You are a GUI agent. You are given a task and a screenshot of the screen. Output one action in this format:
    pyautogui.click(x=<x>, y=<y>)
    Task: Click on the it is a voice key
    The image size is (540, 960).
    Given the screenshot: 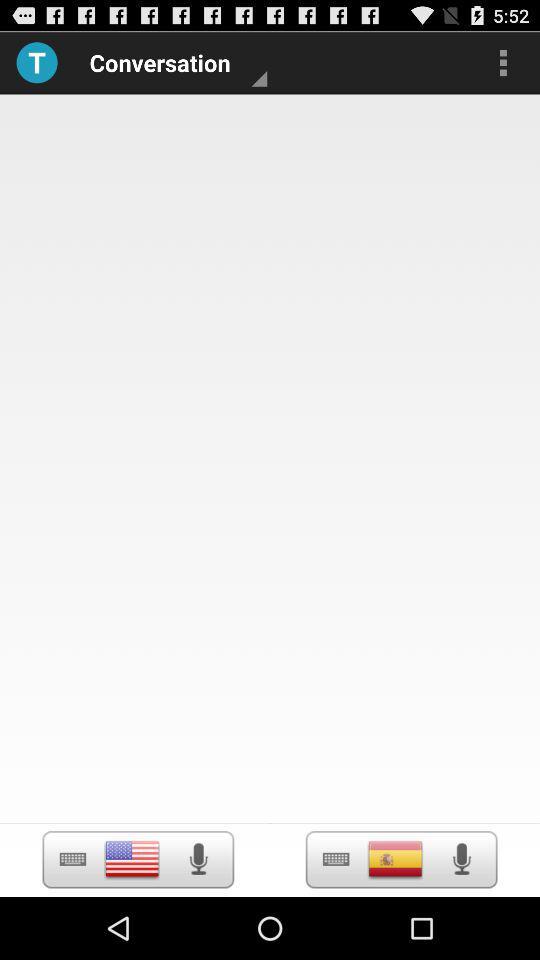 What is the action you would take?
    pyautogui.click(x=461, y=858)
    